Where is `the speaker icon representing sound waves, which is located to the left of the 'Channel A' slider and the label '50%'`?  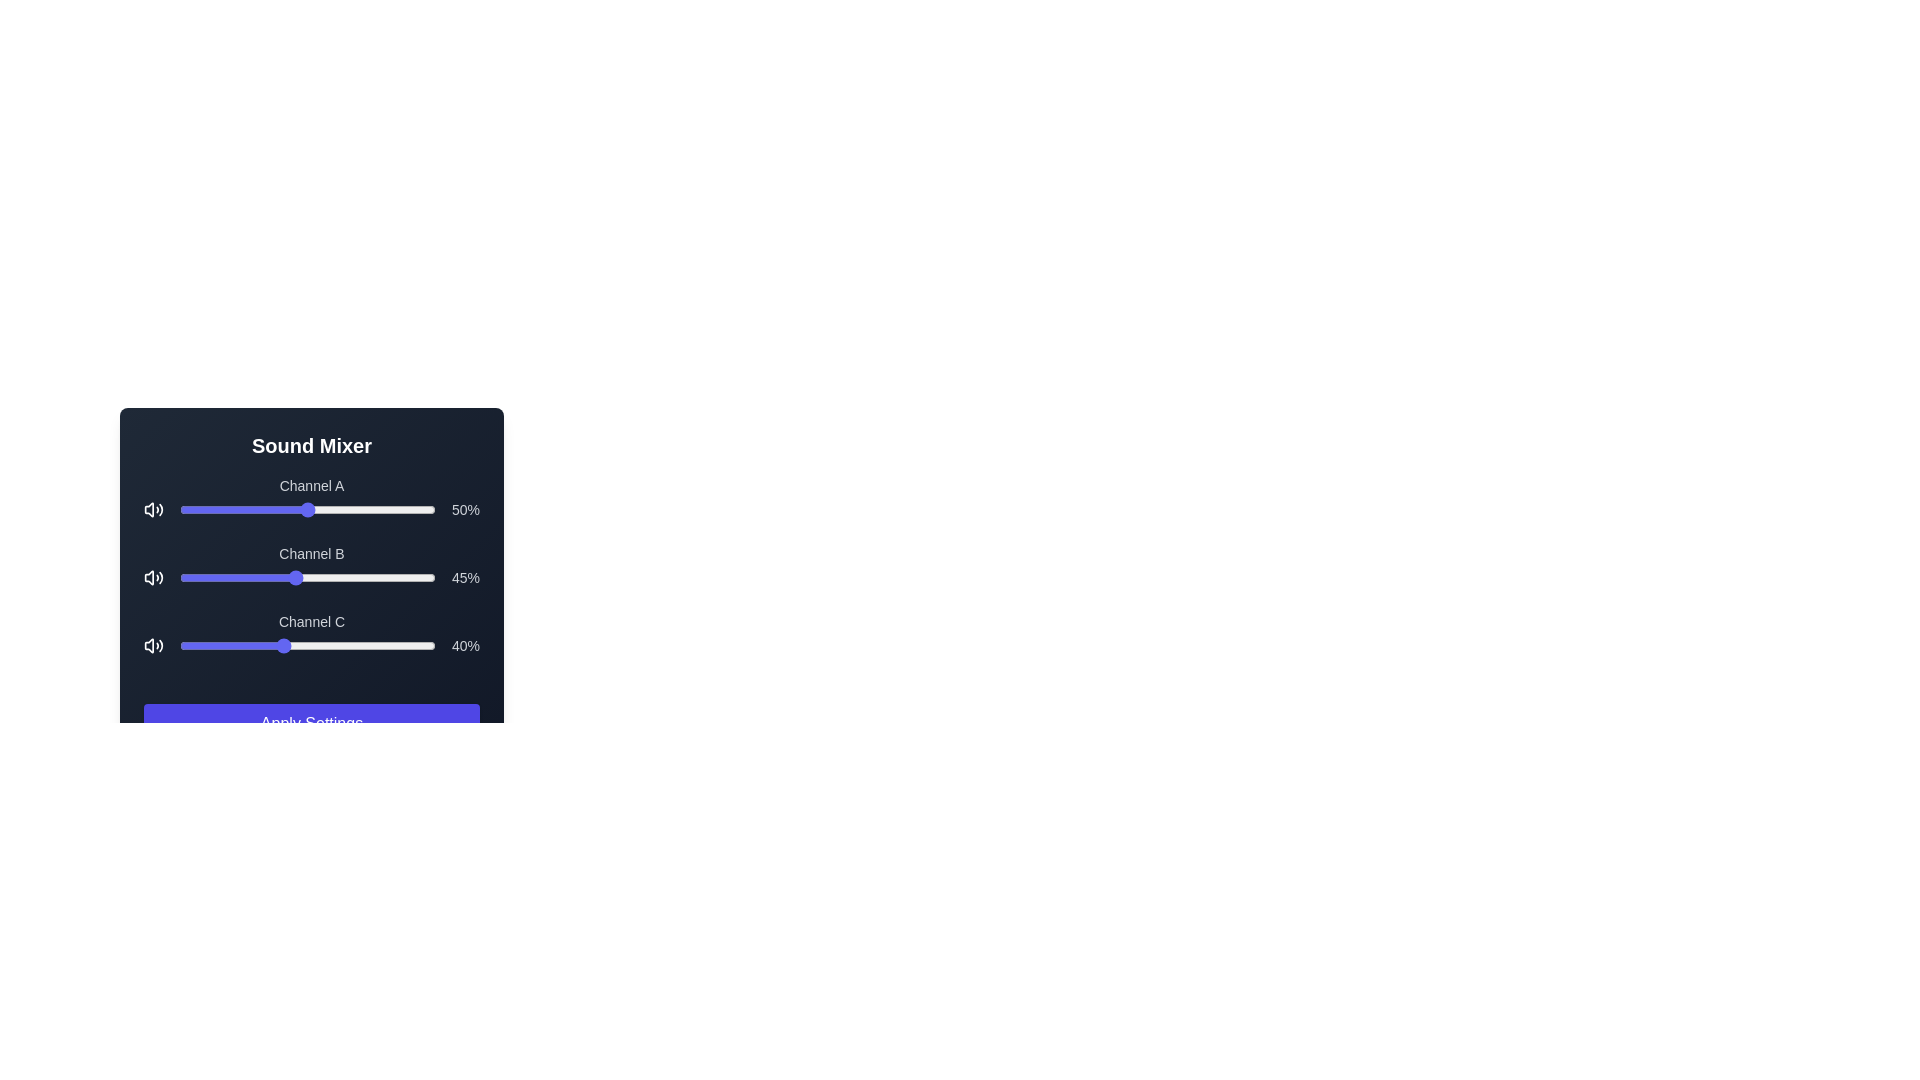
the speaker icon representing sound waves, which is located to the left of the 'Channel A' slider and the label '50%' is located at coordinates (152, 508).